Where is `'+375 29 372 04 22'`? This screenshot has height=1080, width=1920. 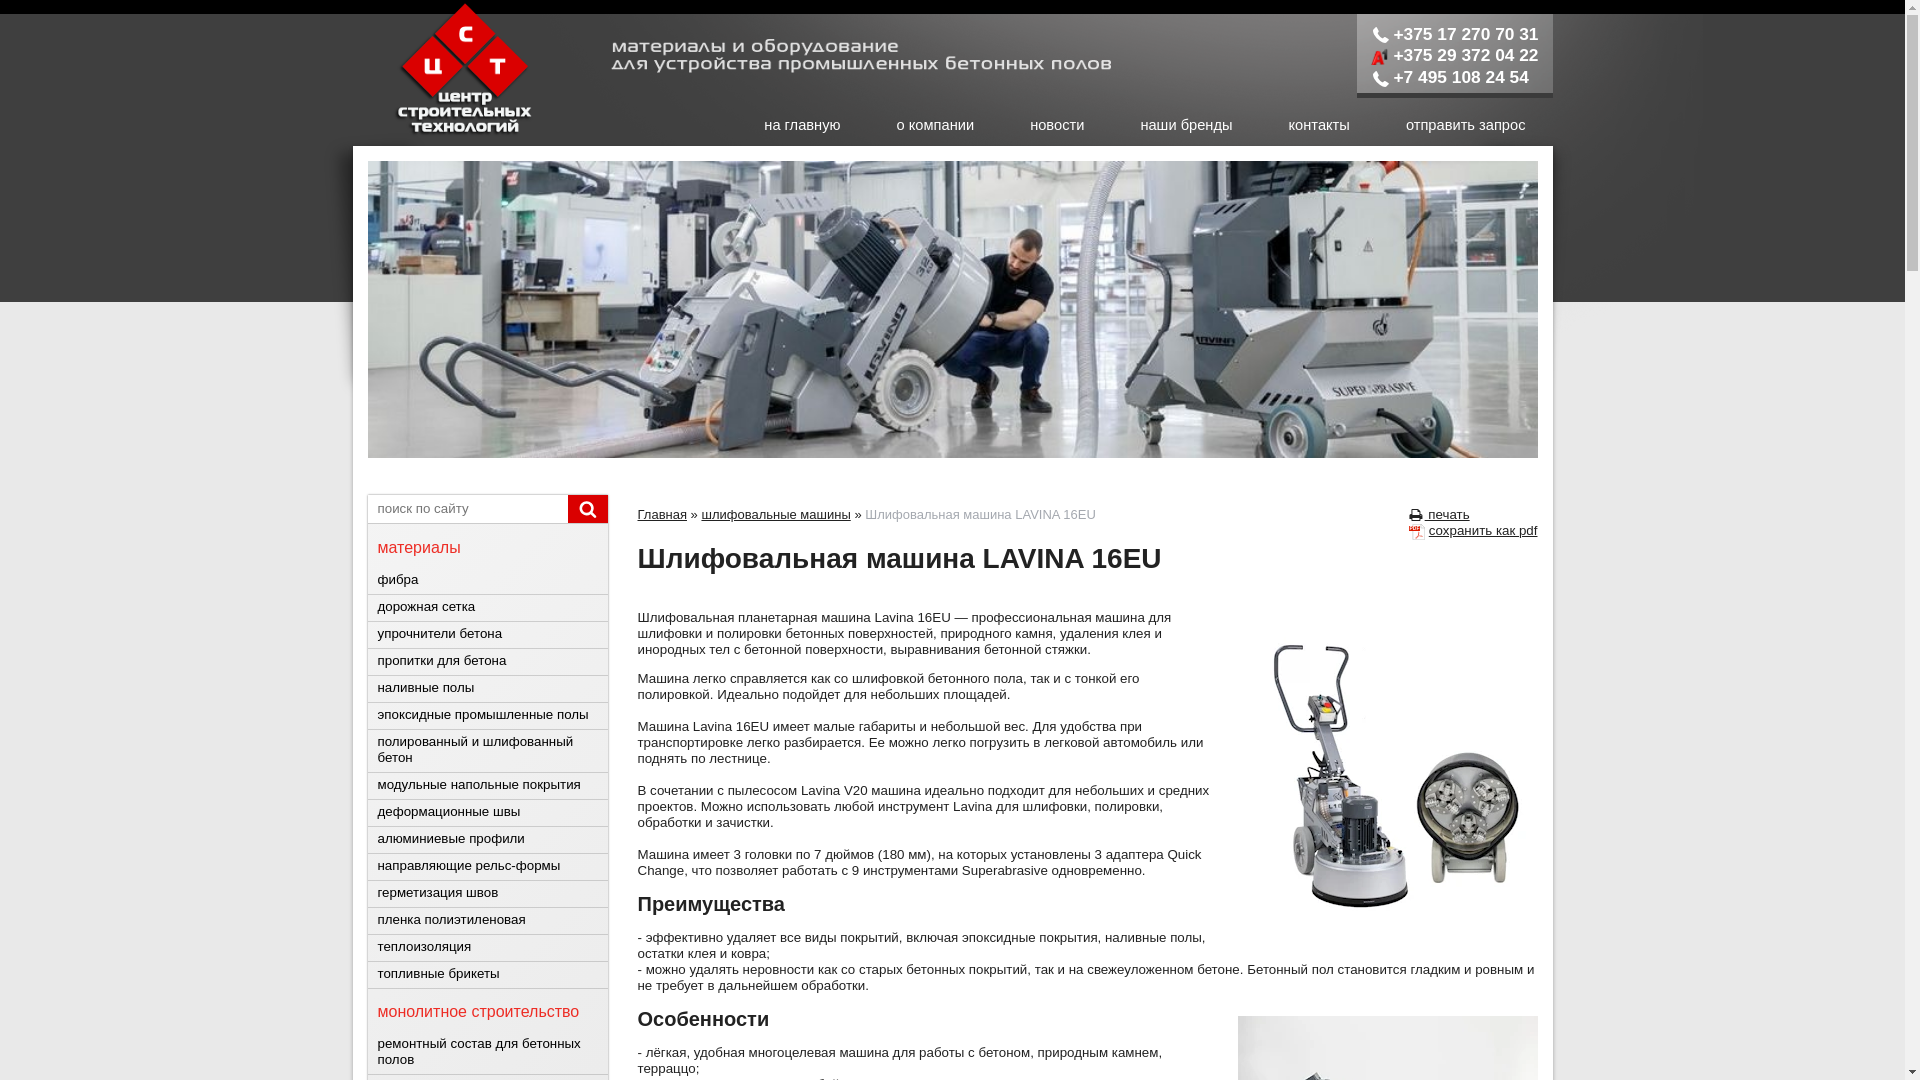
'+375 29 372 04 22' is located at coordinates (1454, 53).